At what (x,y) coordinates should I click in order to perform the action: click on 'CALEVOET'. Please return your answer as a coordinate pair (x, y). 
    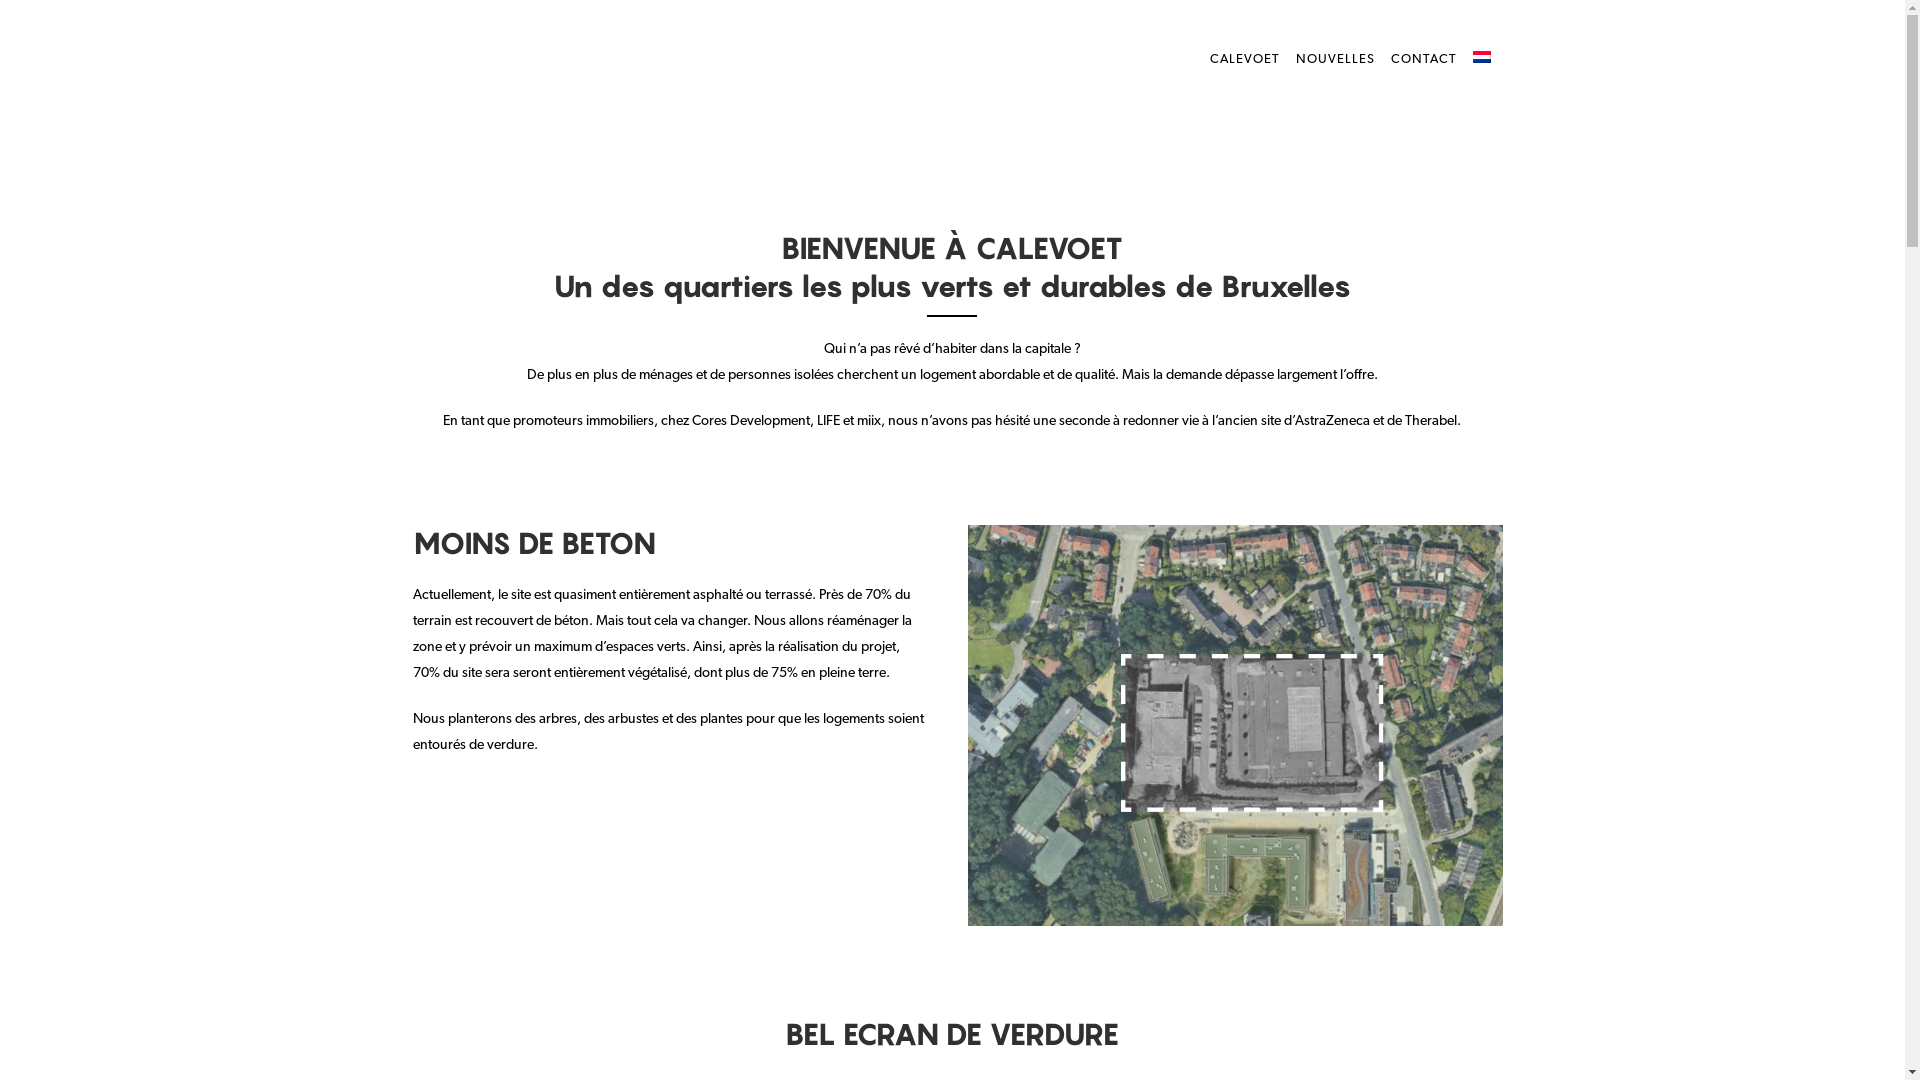
    Looking at the image, I should click on (1200, 59).